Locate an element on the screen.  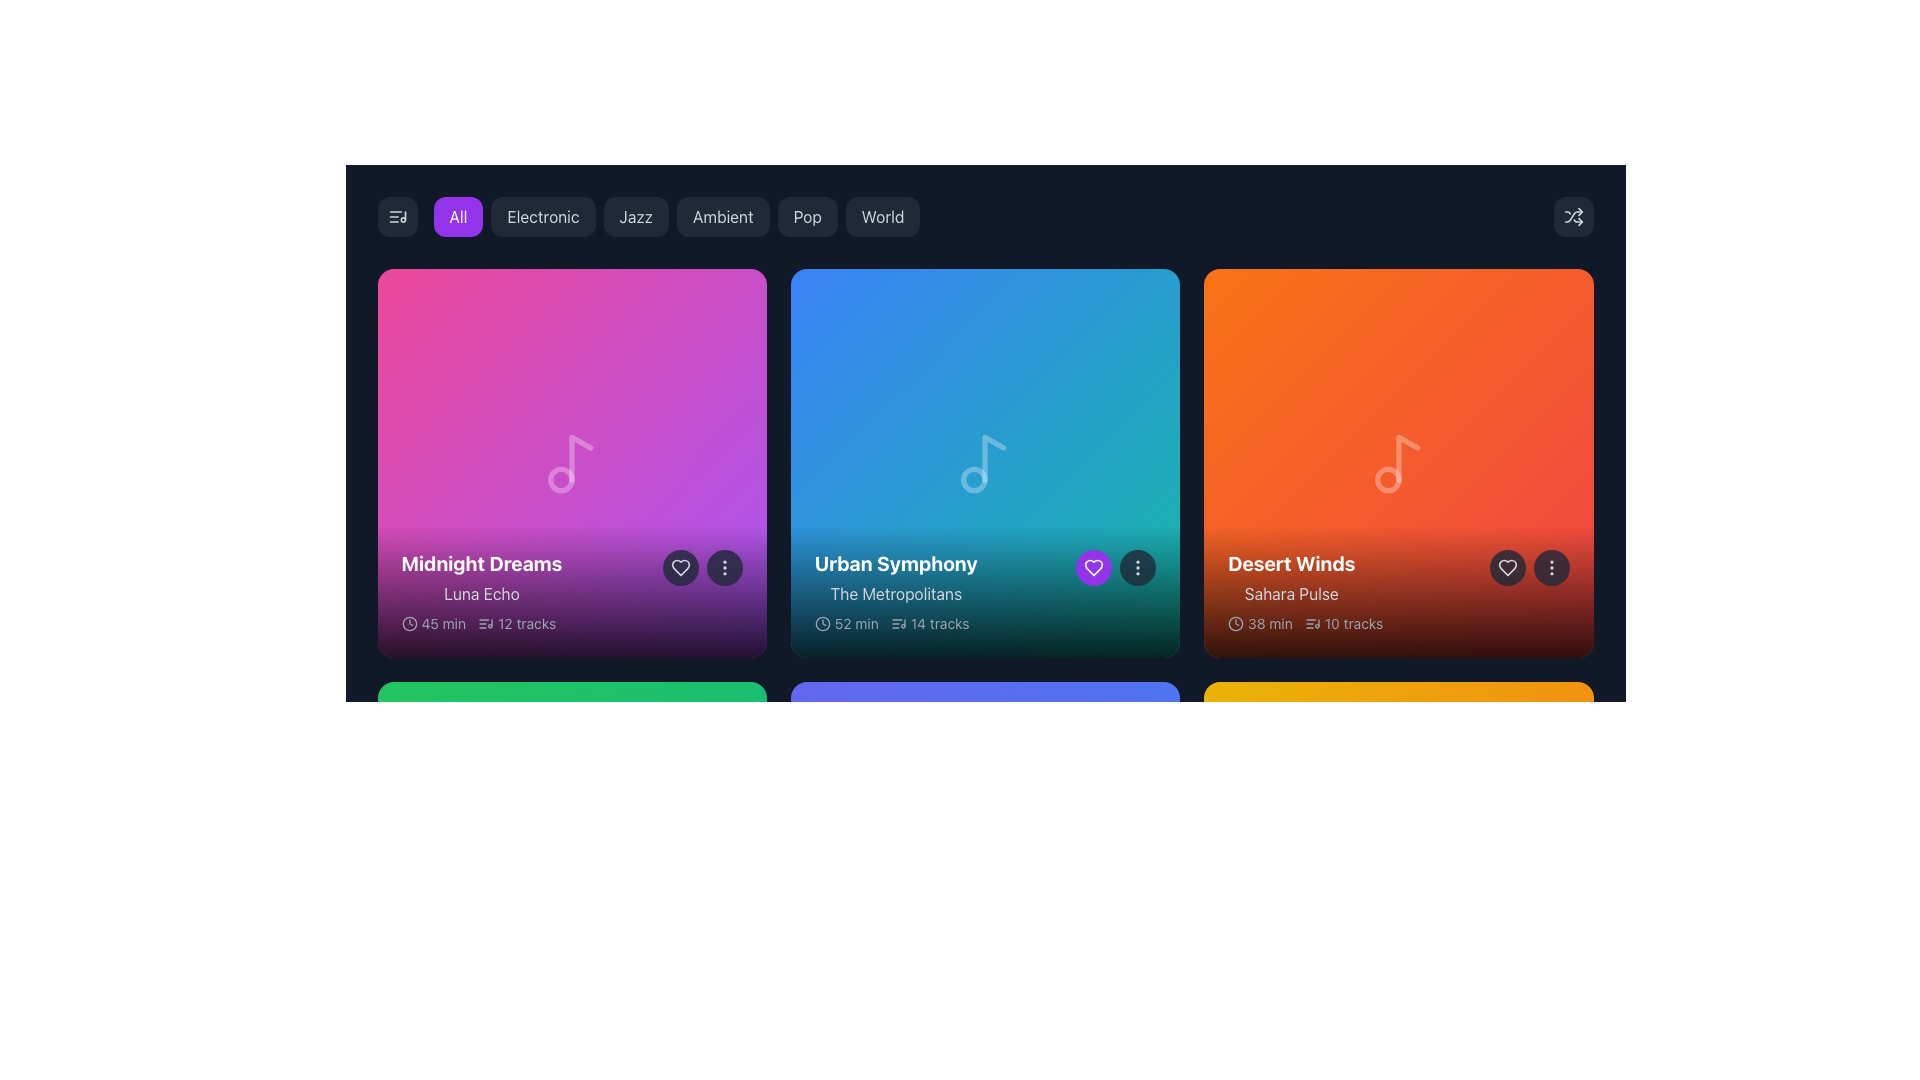
the clock icon representing the duration '52 min' located in the second card titled 'Urban Symphony' from the left, positioned to the left of the text '52 min' is located at coordinates (822, 623).